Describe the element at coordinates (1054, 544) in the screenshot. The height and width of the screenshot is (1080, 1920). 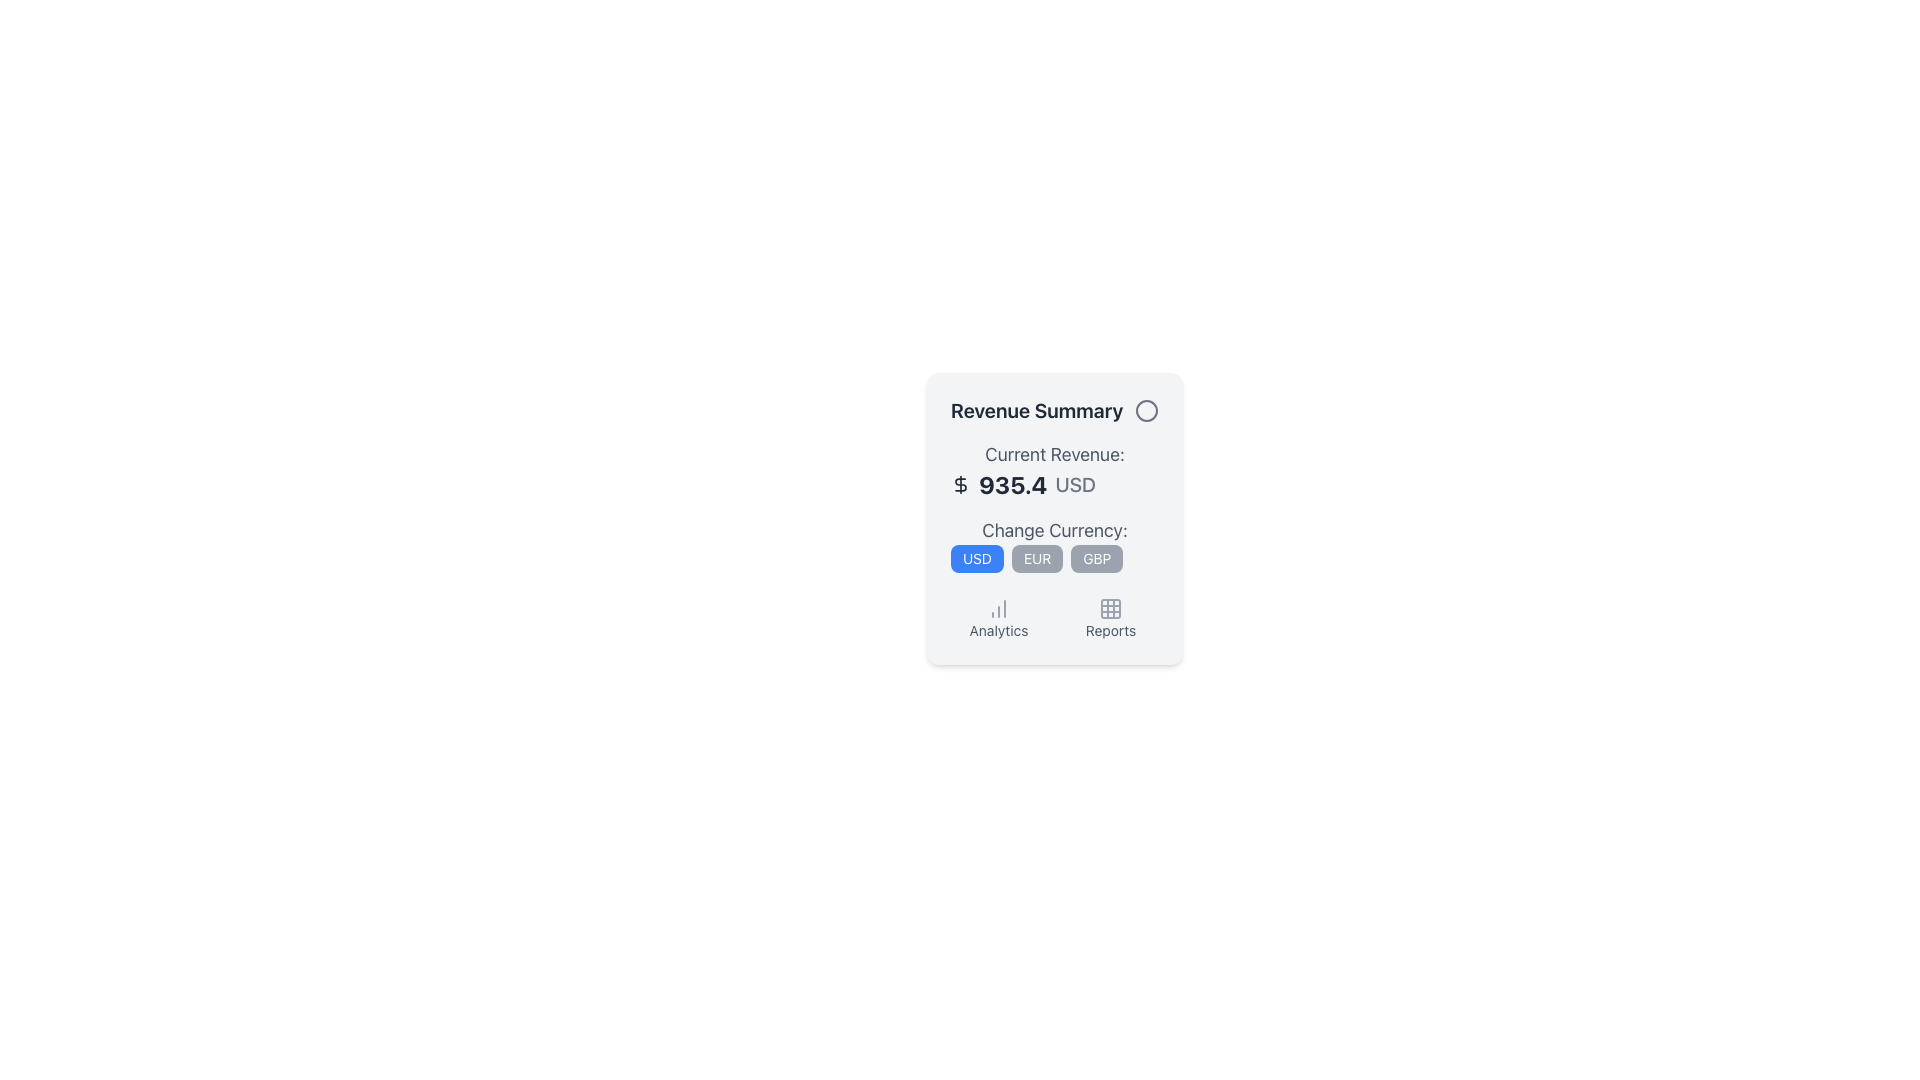
I see `the currency selection button group located within the 'Revenue Summary' box` at that location.